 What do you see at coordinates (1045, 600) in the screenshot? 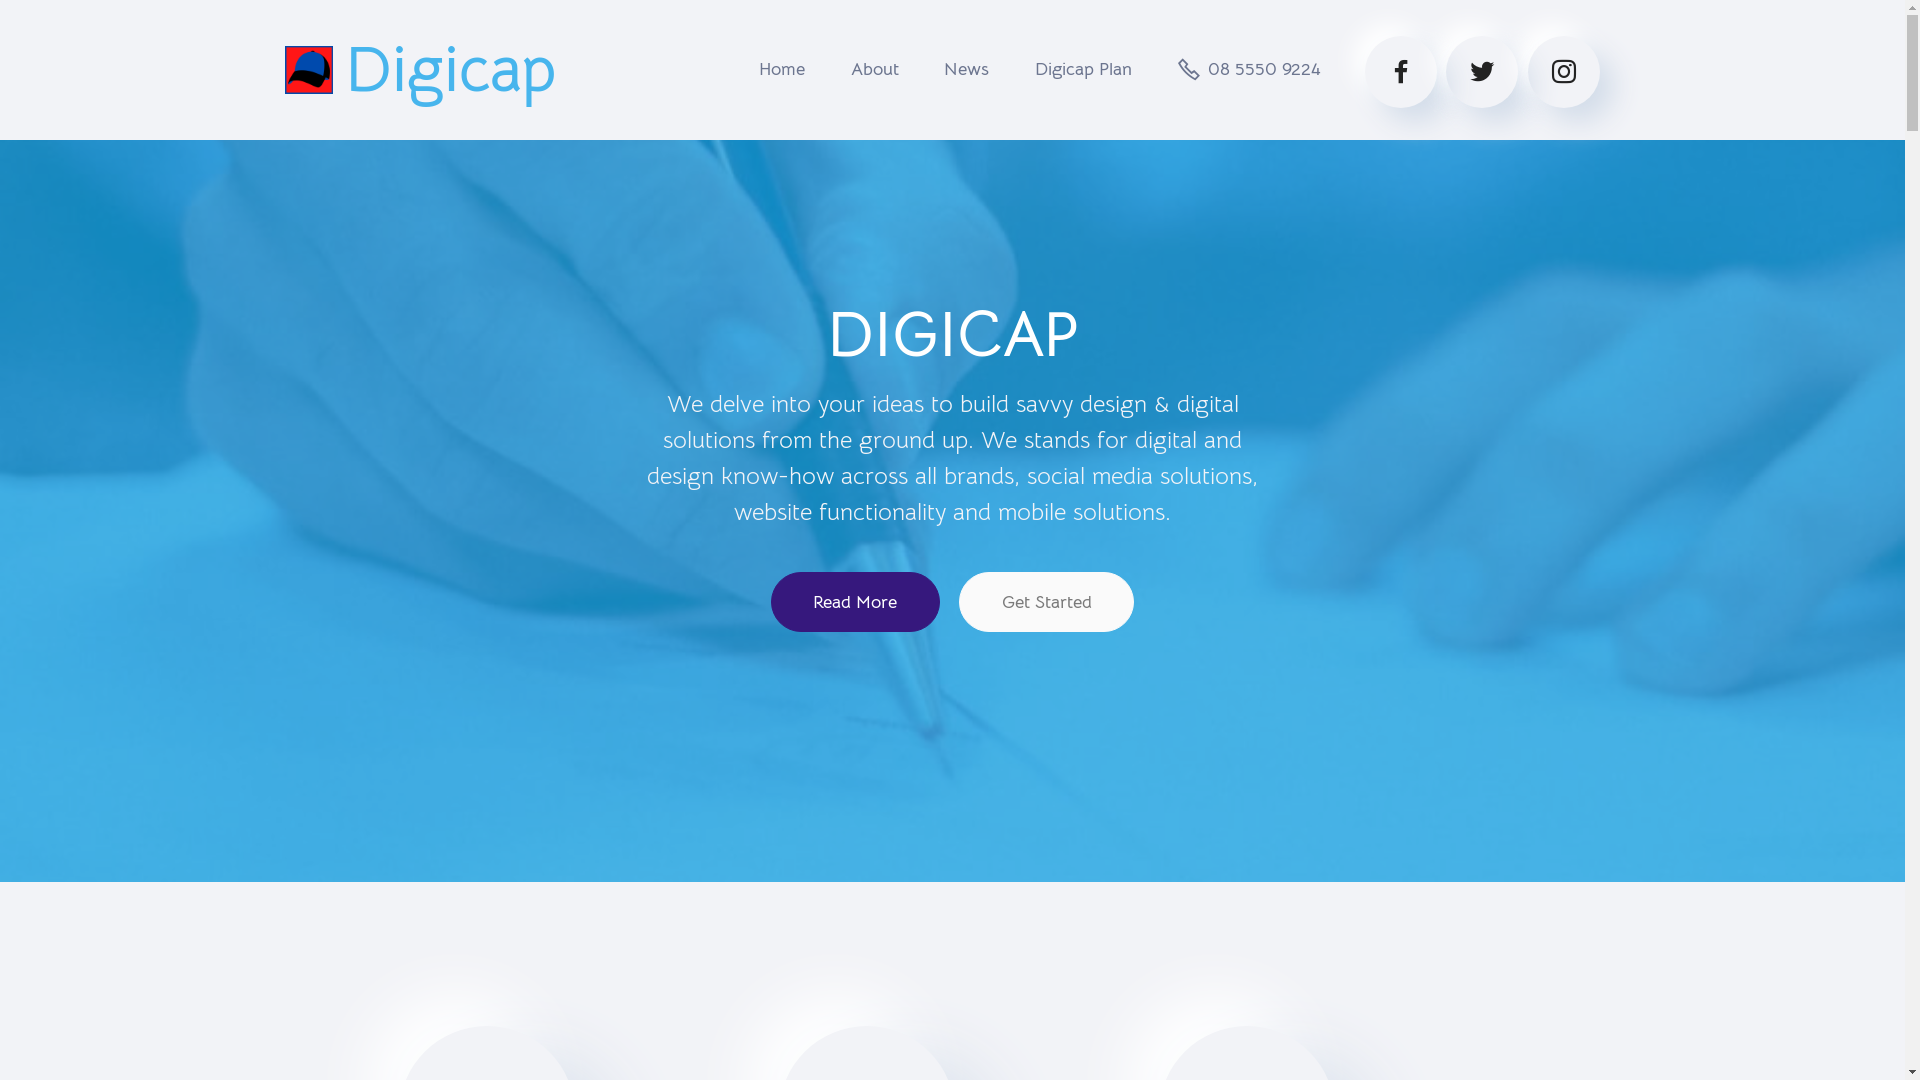
I see `'Get Started'` at bounding box center [1045, 600].